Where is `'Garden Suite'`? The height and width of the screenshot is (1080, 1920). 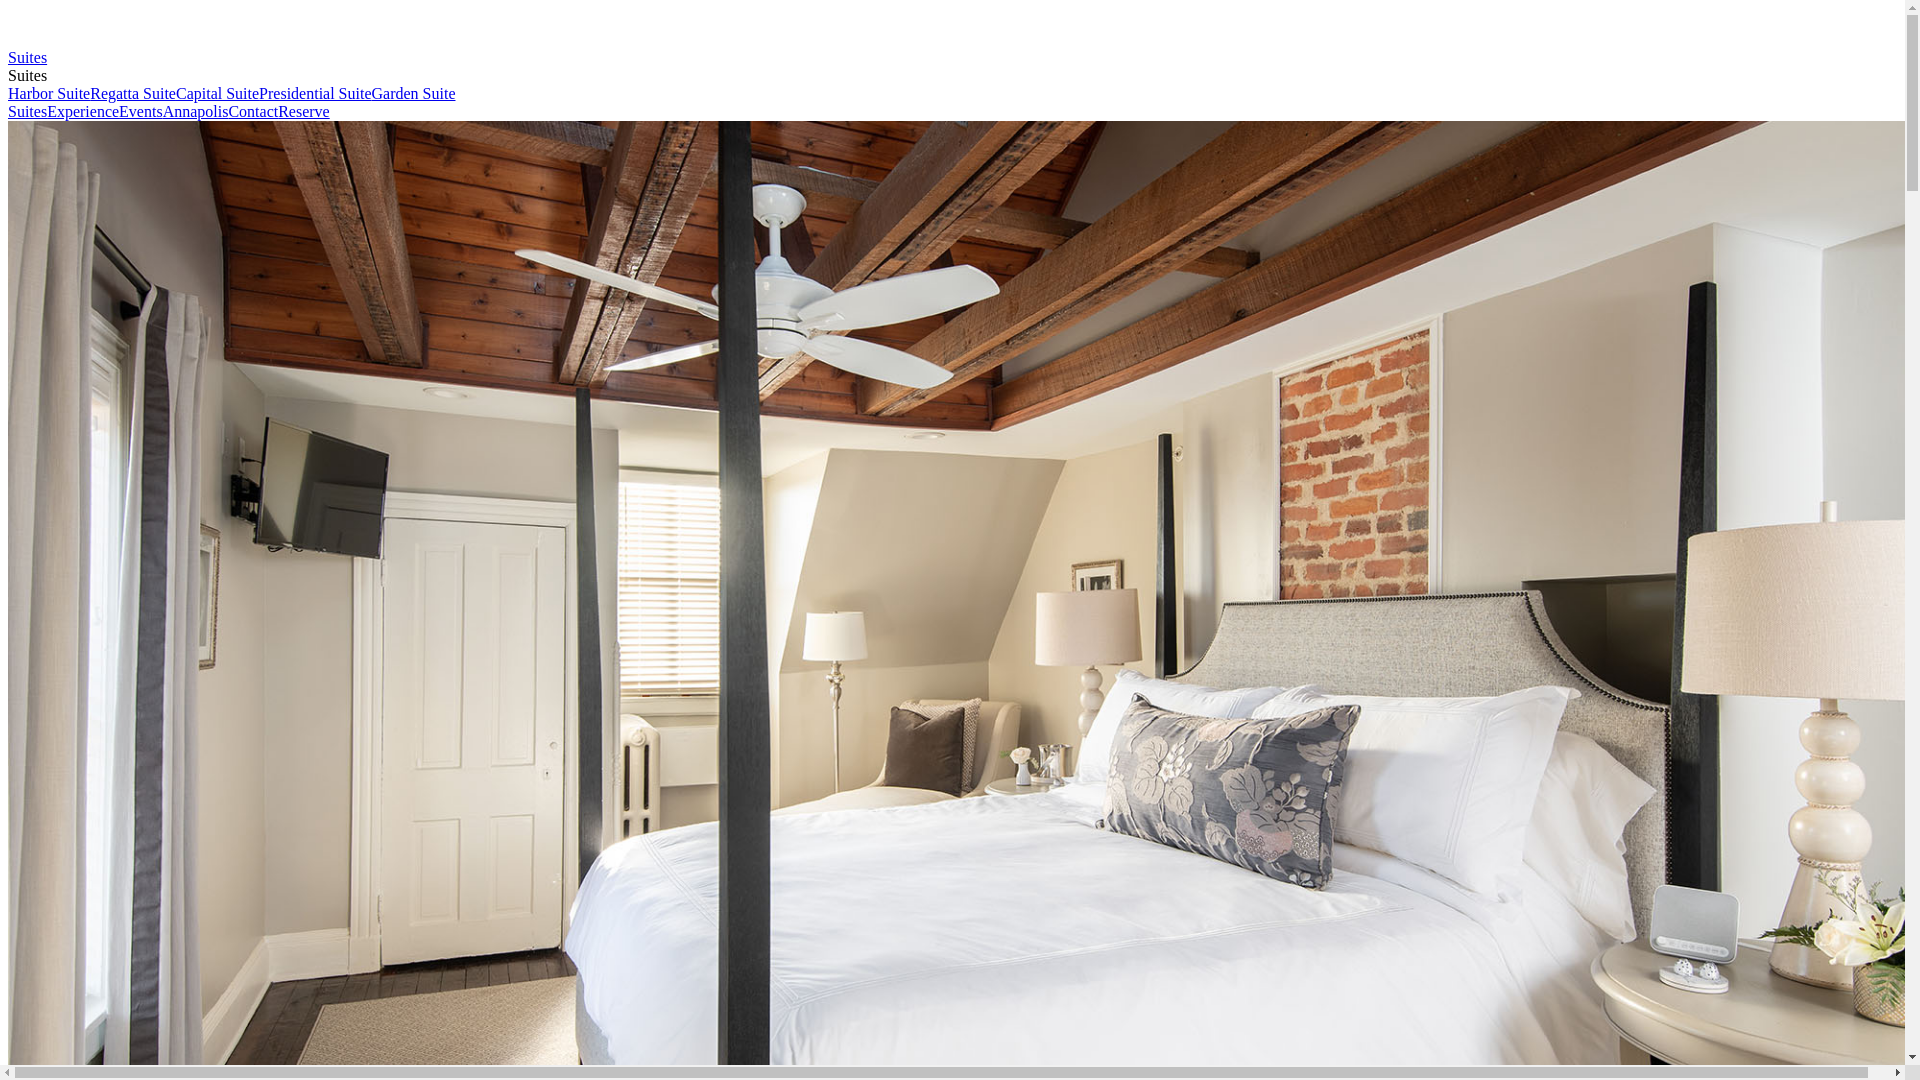 'Garden Suite' is located at coordinates (412, 93).